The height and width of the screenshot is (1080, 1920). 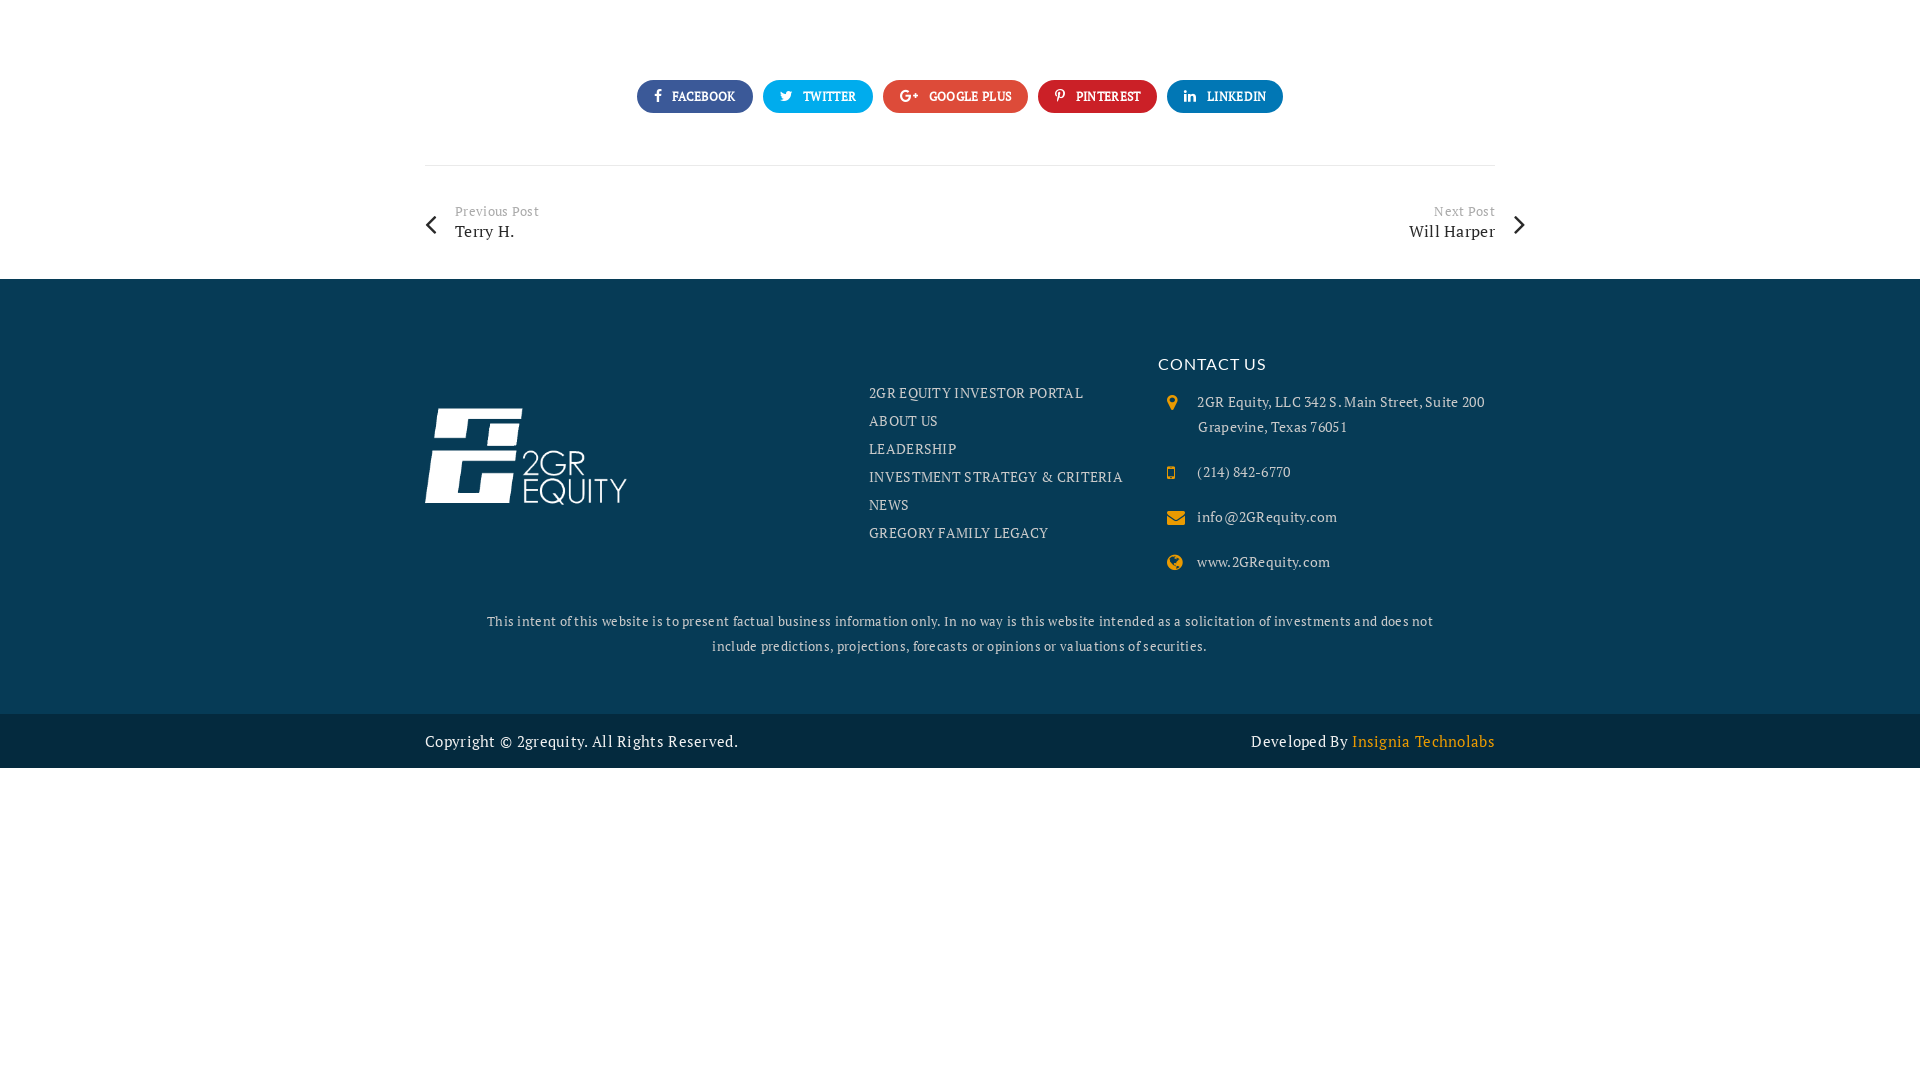 I want to click on 'Insignia Technolabs', so click(x=1352, y=740).